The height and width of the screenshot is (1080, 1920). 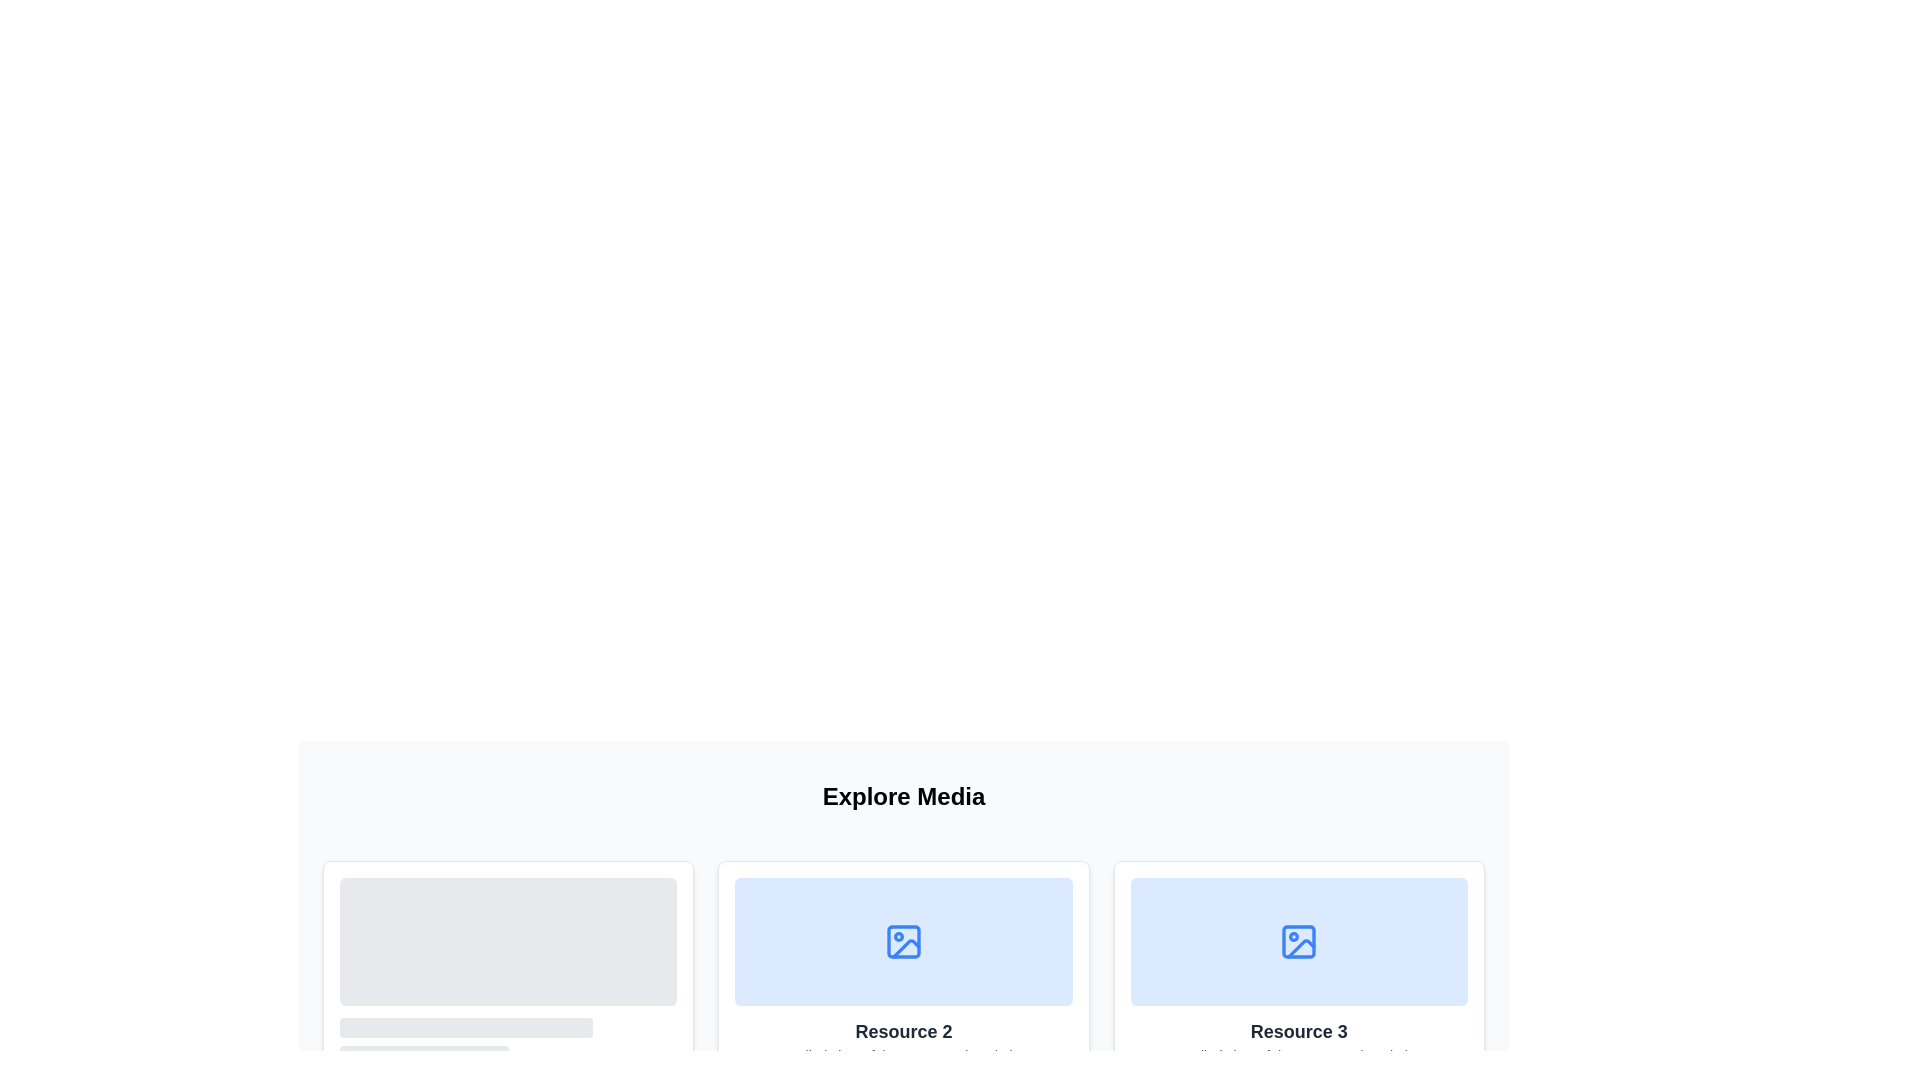 I want to click on the bold text label displaying 'Resource 2', which is styled with a larger font size and dark gray color, positioned below a blue-shaded box in the resource card layout, so click(x=902, y=1032).